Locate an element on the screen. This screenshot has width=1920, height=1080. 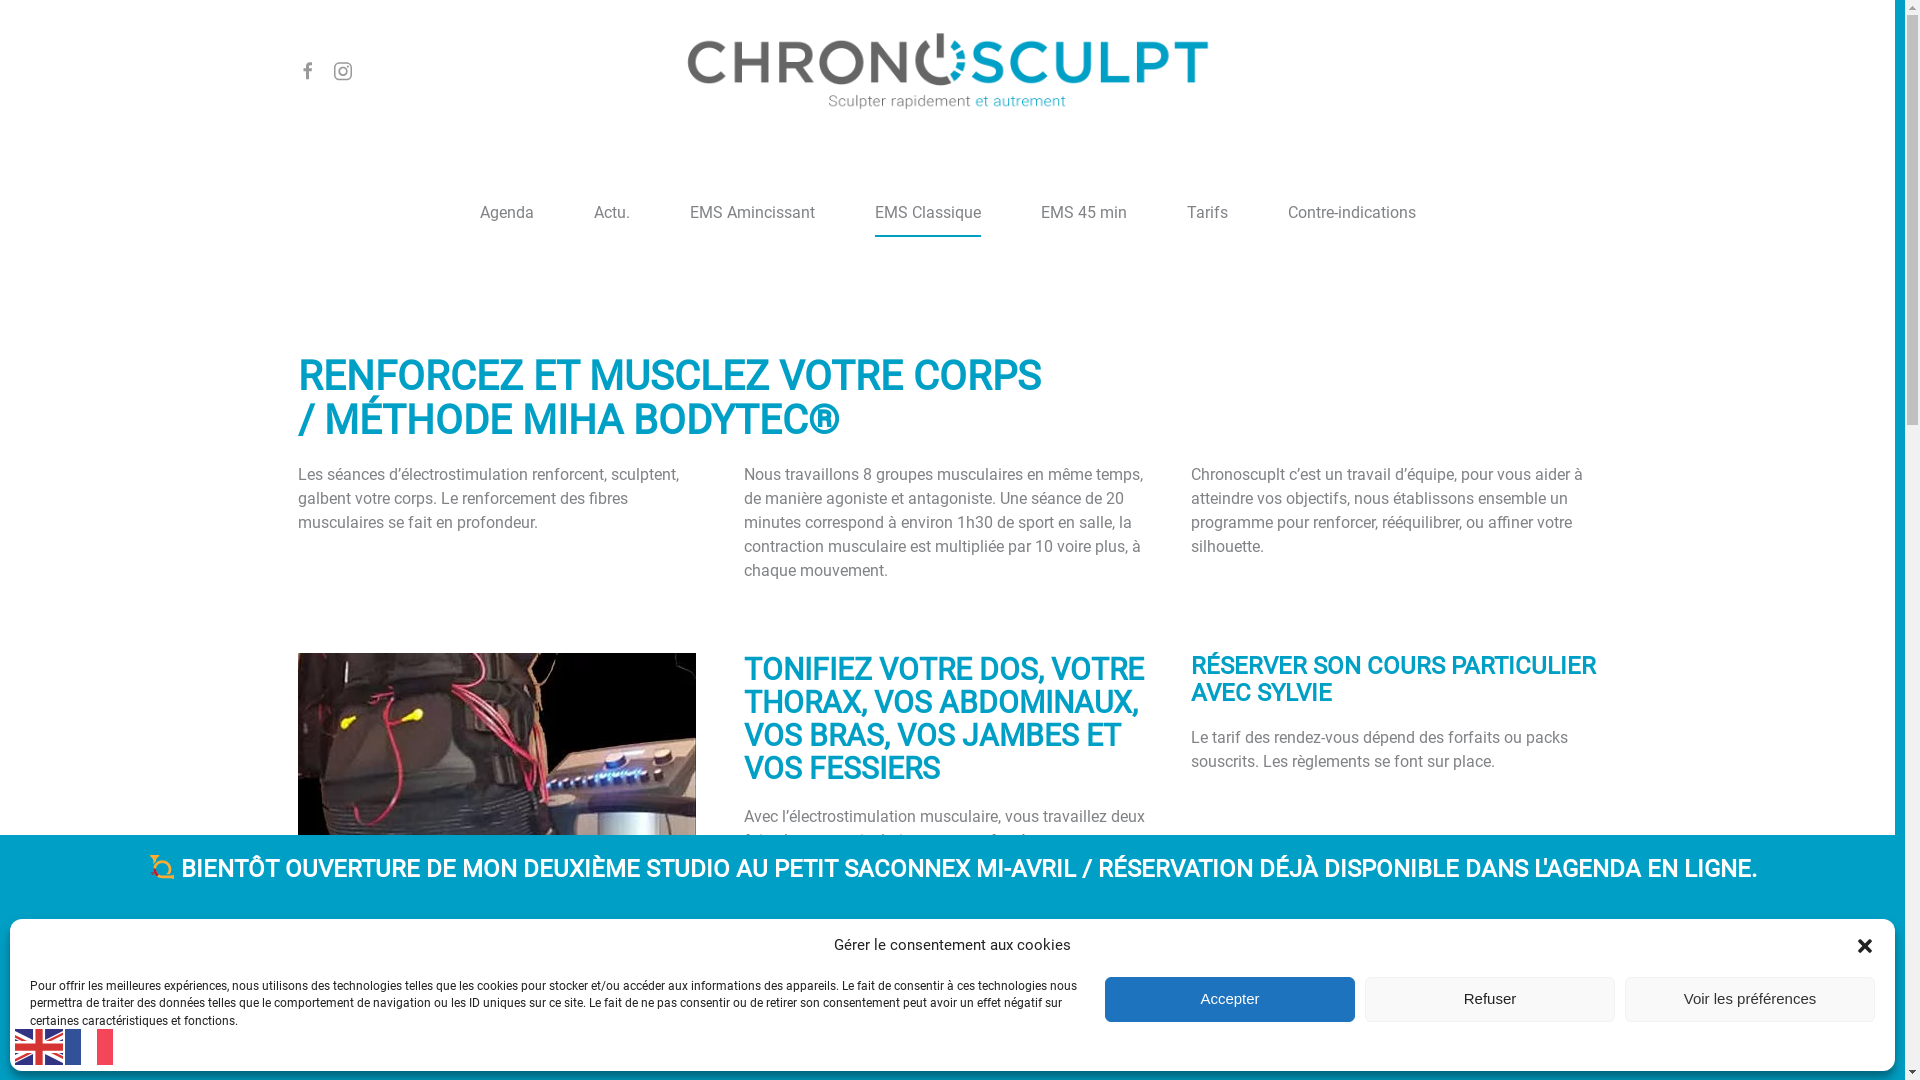
'Accepter' is located at coordinates (1228, 998).